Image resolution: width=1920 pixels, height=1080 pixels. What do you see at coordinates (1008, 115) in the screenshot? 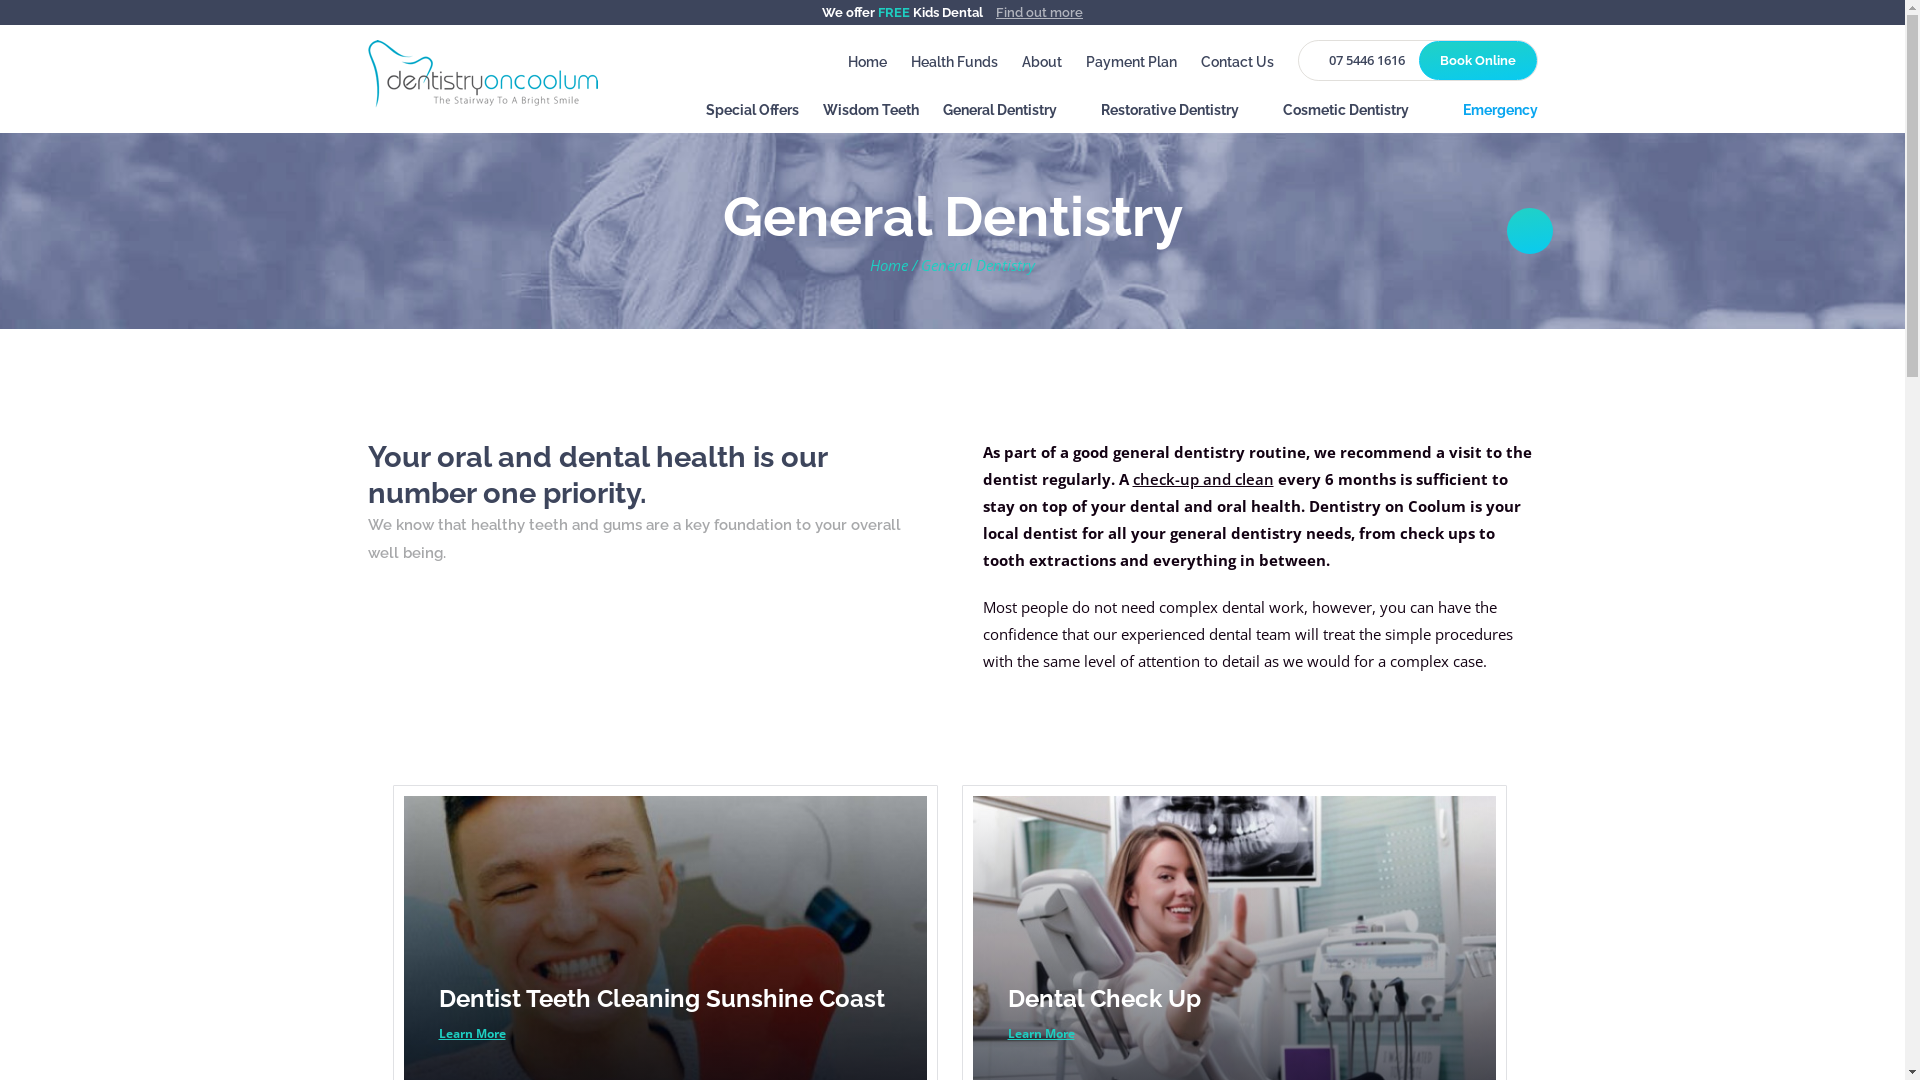
I see `'General Dentistry'` at bounding box center [1008, 115].